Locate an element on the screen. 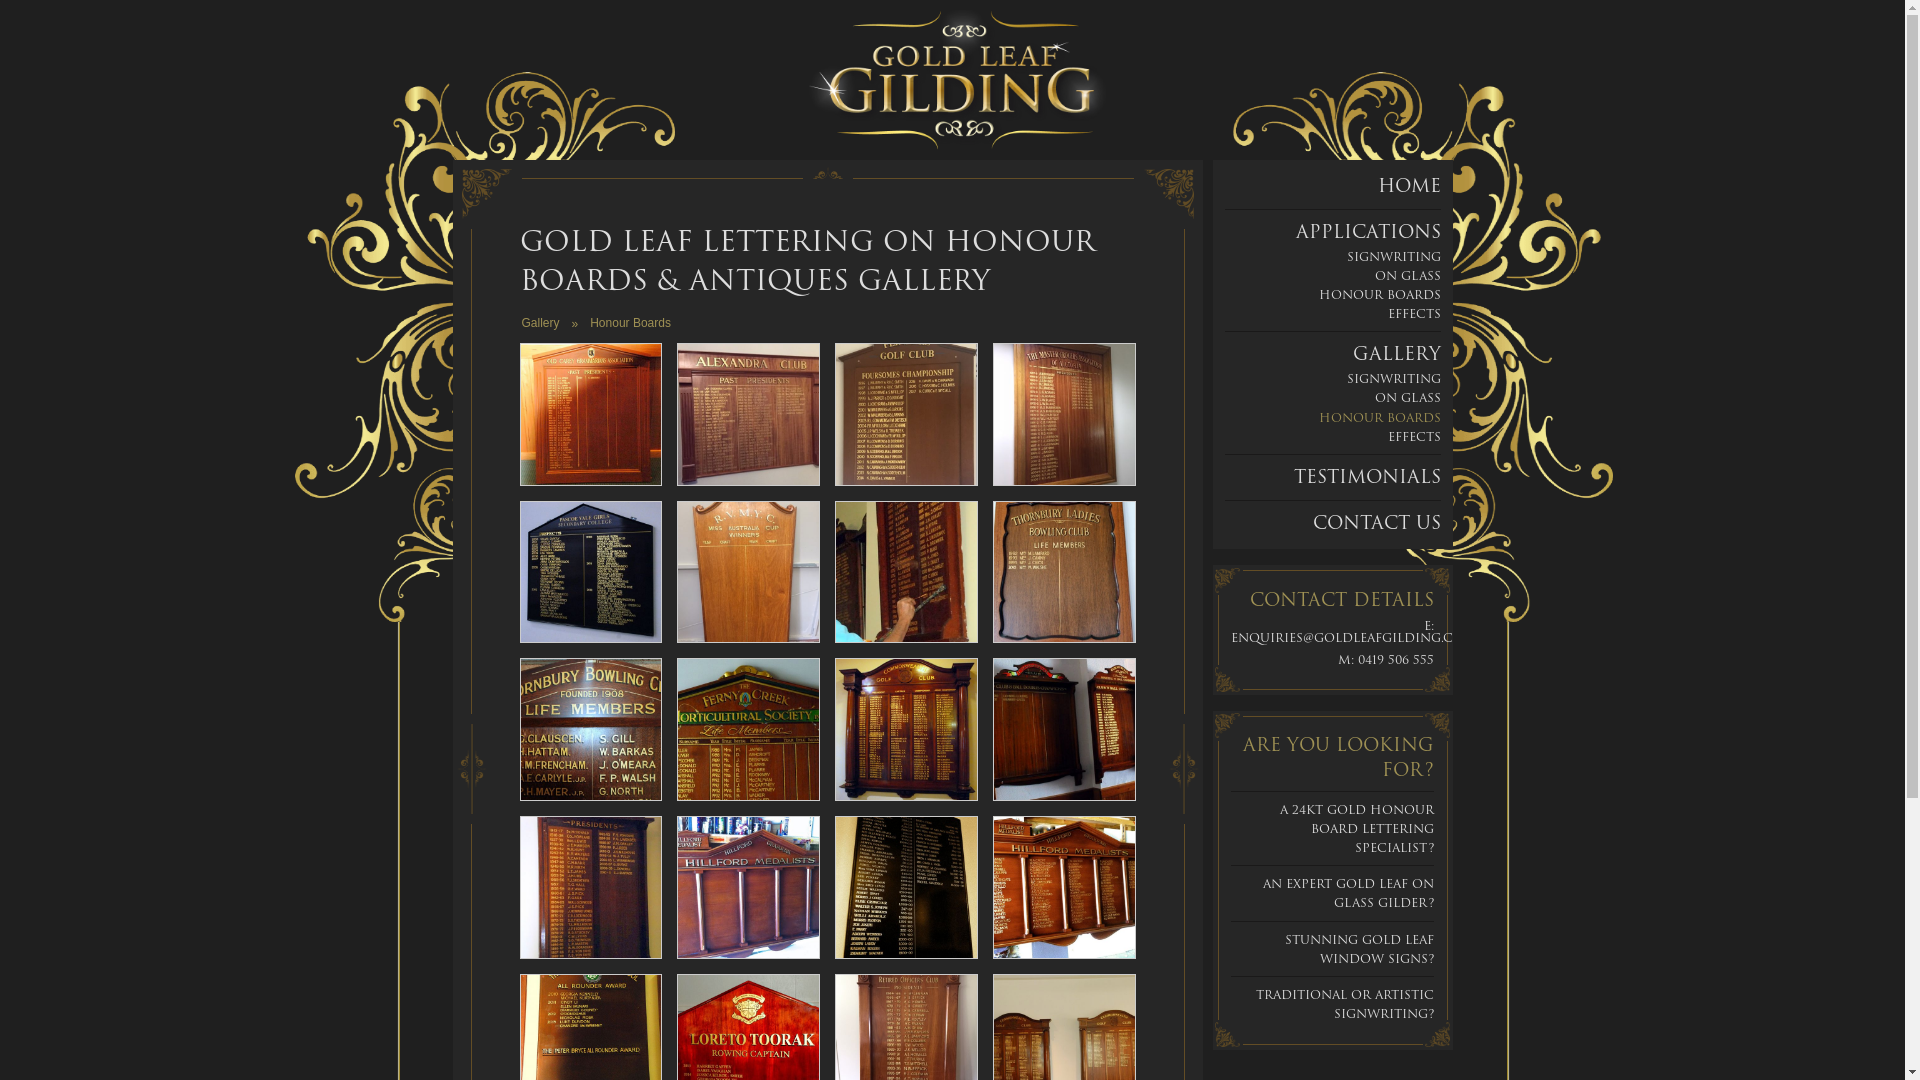 The height and width of the screenshot is (1080, 1920). 'EFFECTS' is located at coordinates (1413, 313).